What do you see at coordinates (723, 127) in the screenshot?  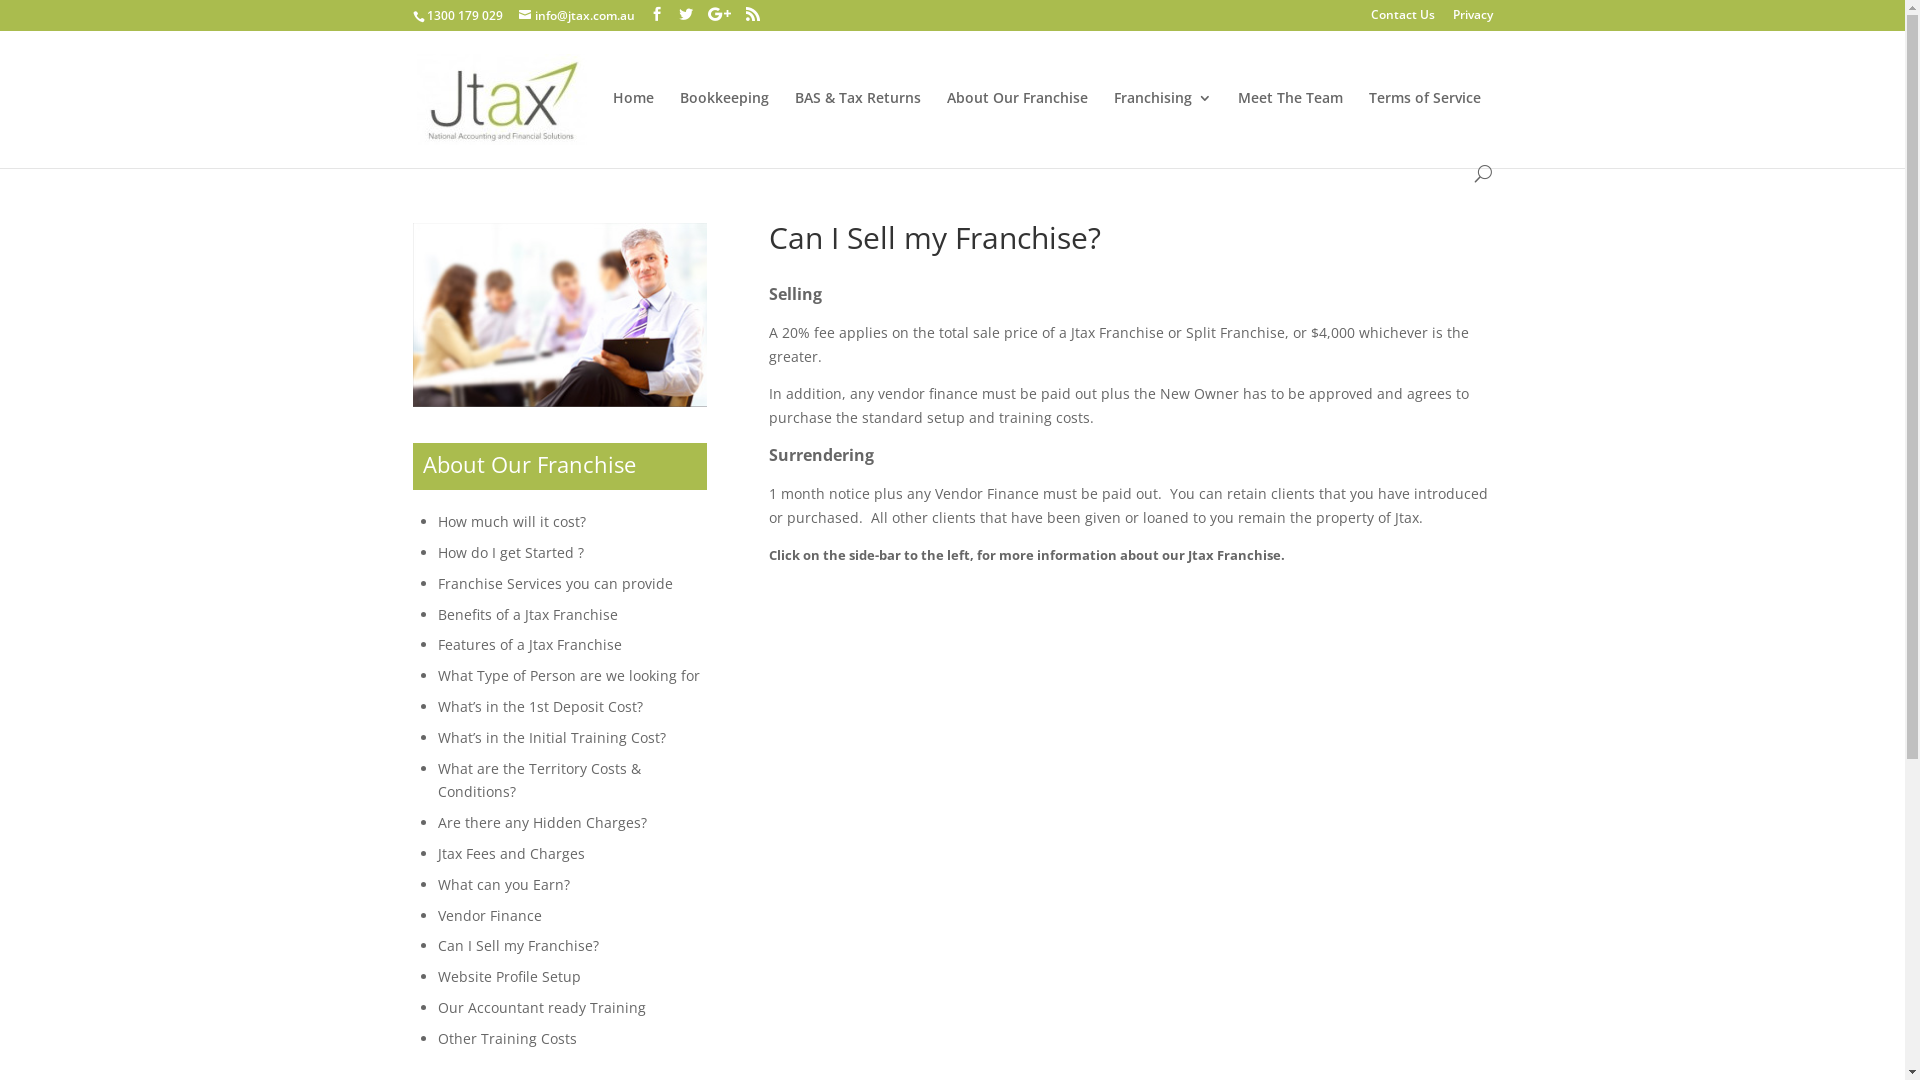 I see `'Bookkeeping'` at bounding box center [723, 127].